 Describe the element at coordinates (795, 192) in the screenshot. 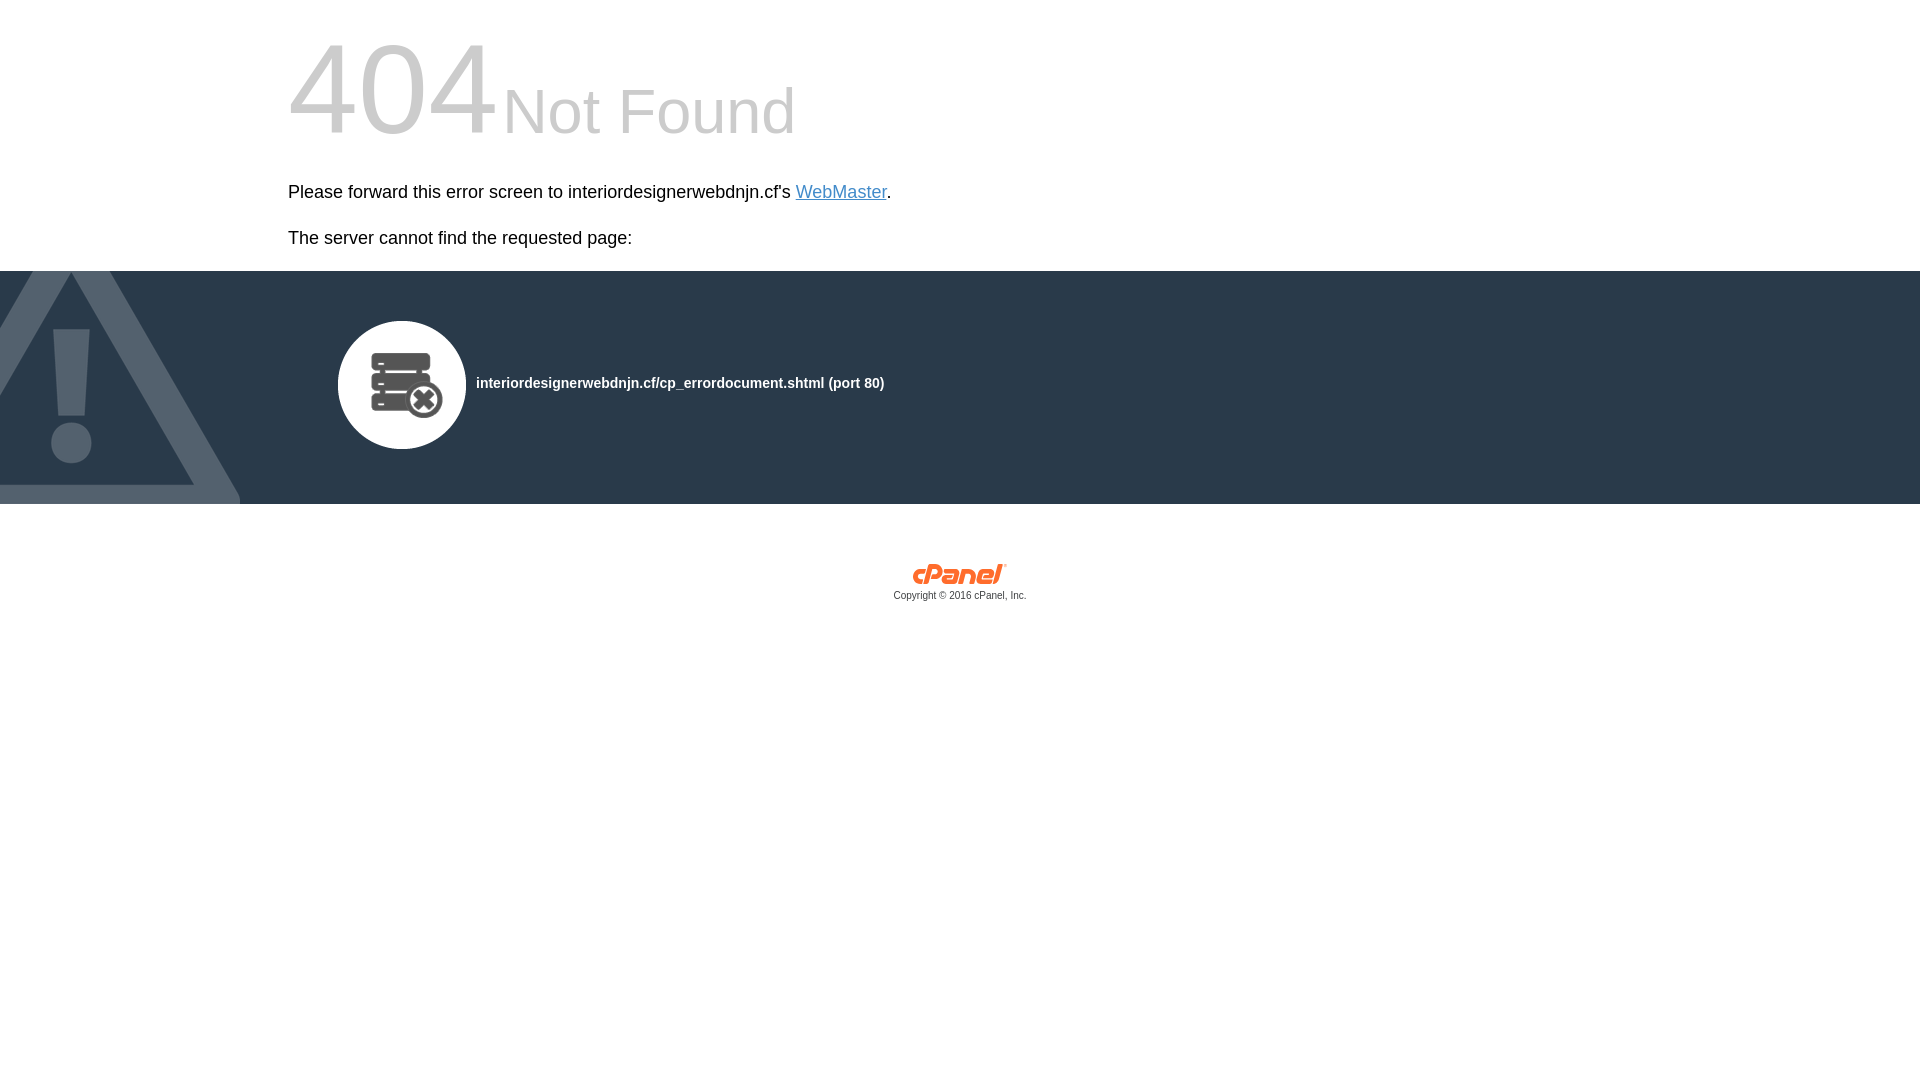

I see `'WebMaster'` at that location.